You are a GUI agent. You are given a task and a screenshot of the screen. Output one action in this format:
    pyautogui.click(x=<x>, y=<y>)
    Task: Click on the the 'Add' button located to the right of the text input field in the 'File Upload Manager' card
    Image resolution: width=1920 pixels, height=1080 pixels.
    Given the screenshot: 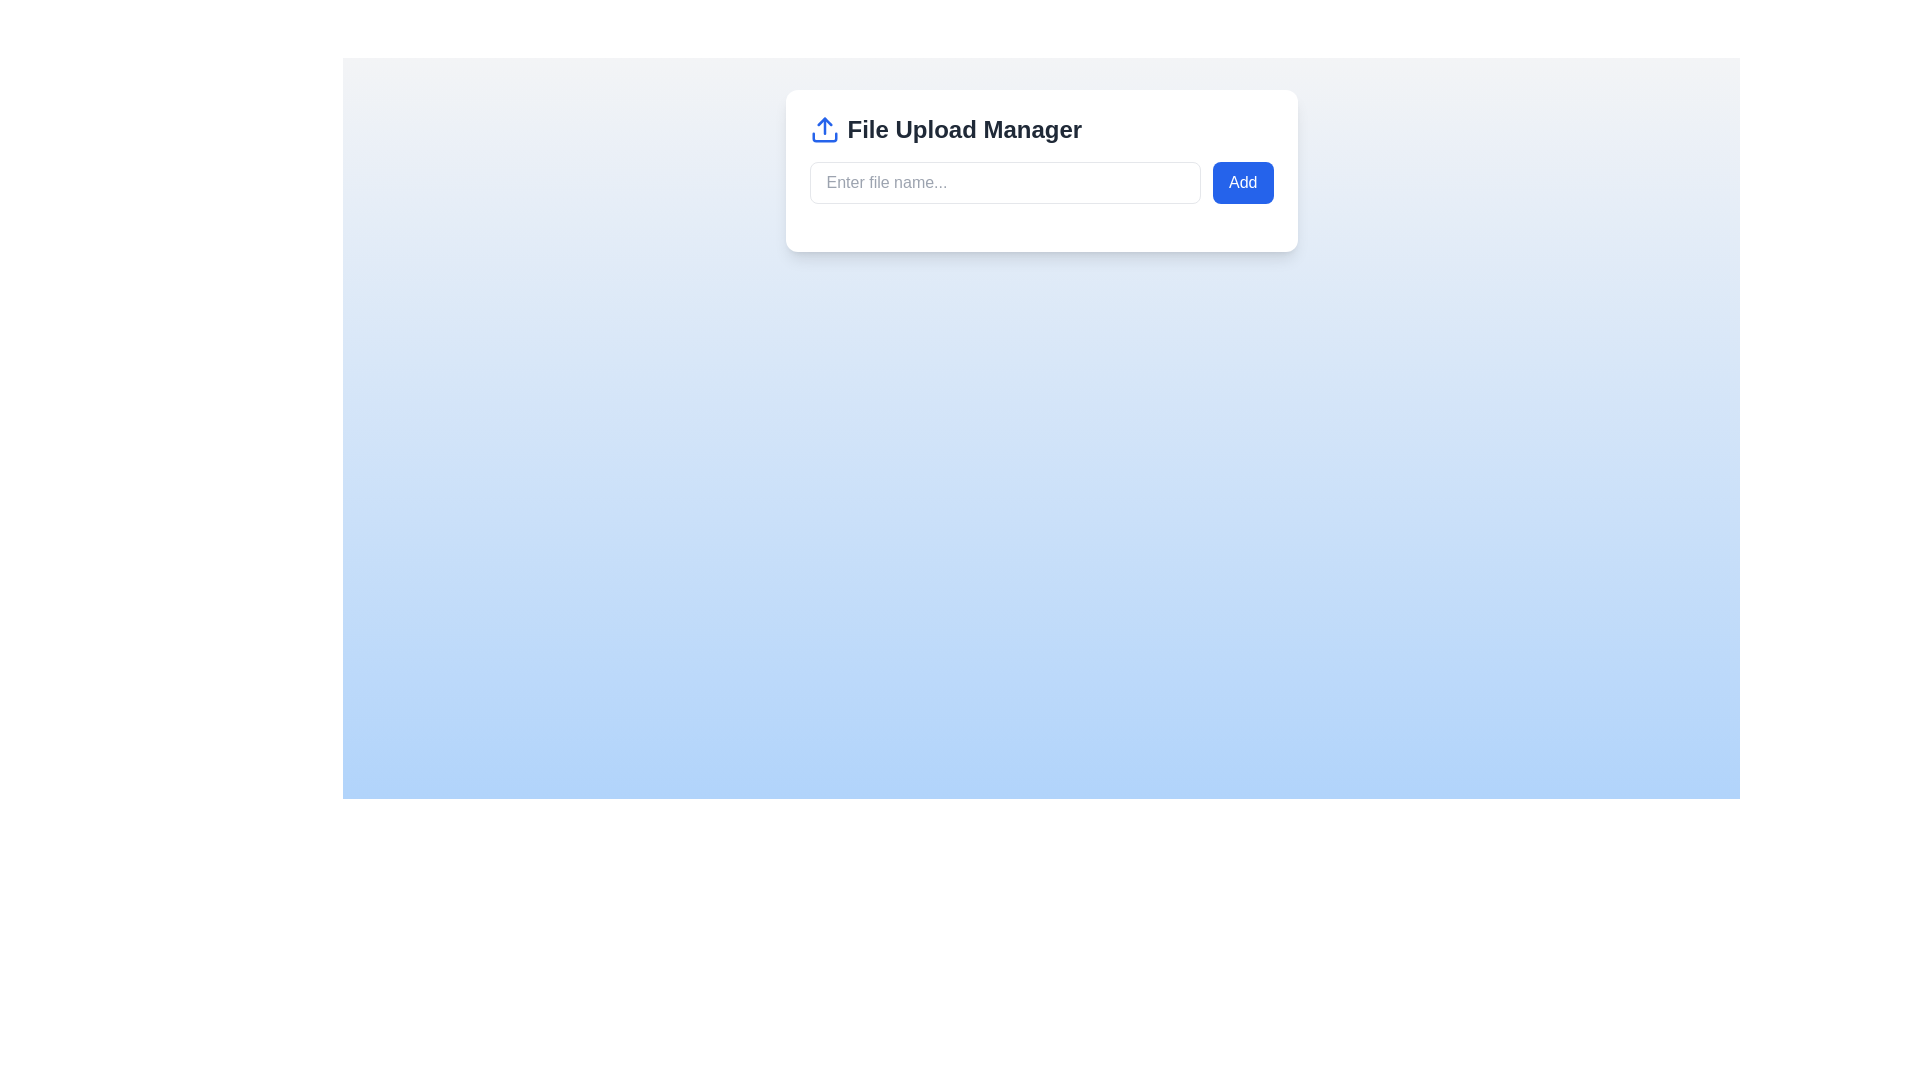 What is the action you would take?
    pyautogui.click(x=1242, y=182)
    